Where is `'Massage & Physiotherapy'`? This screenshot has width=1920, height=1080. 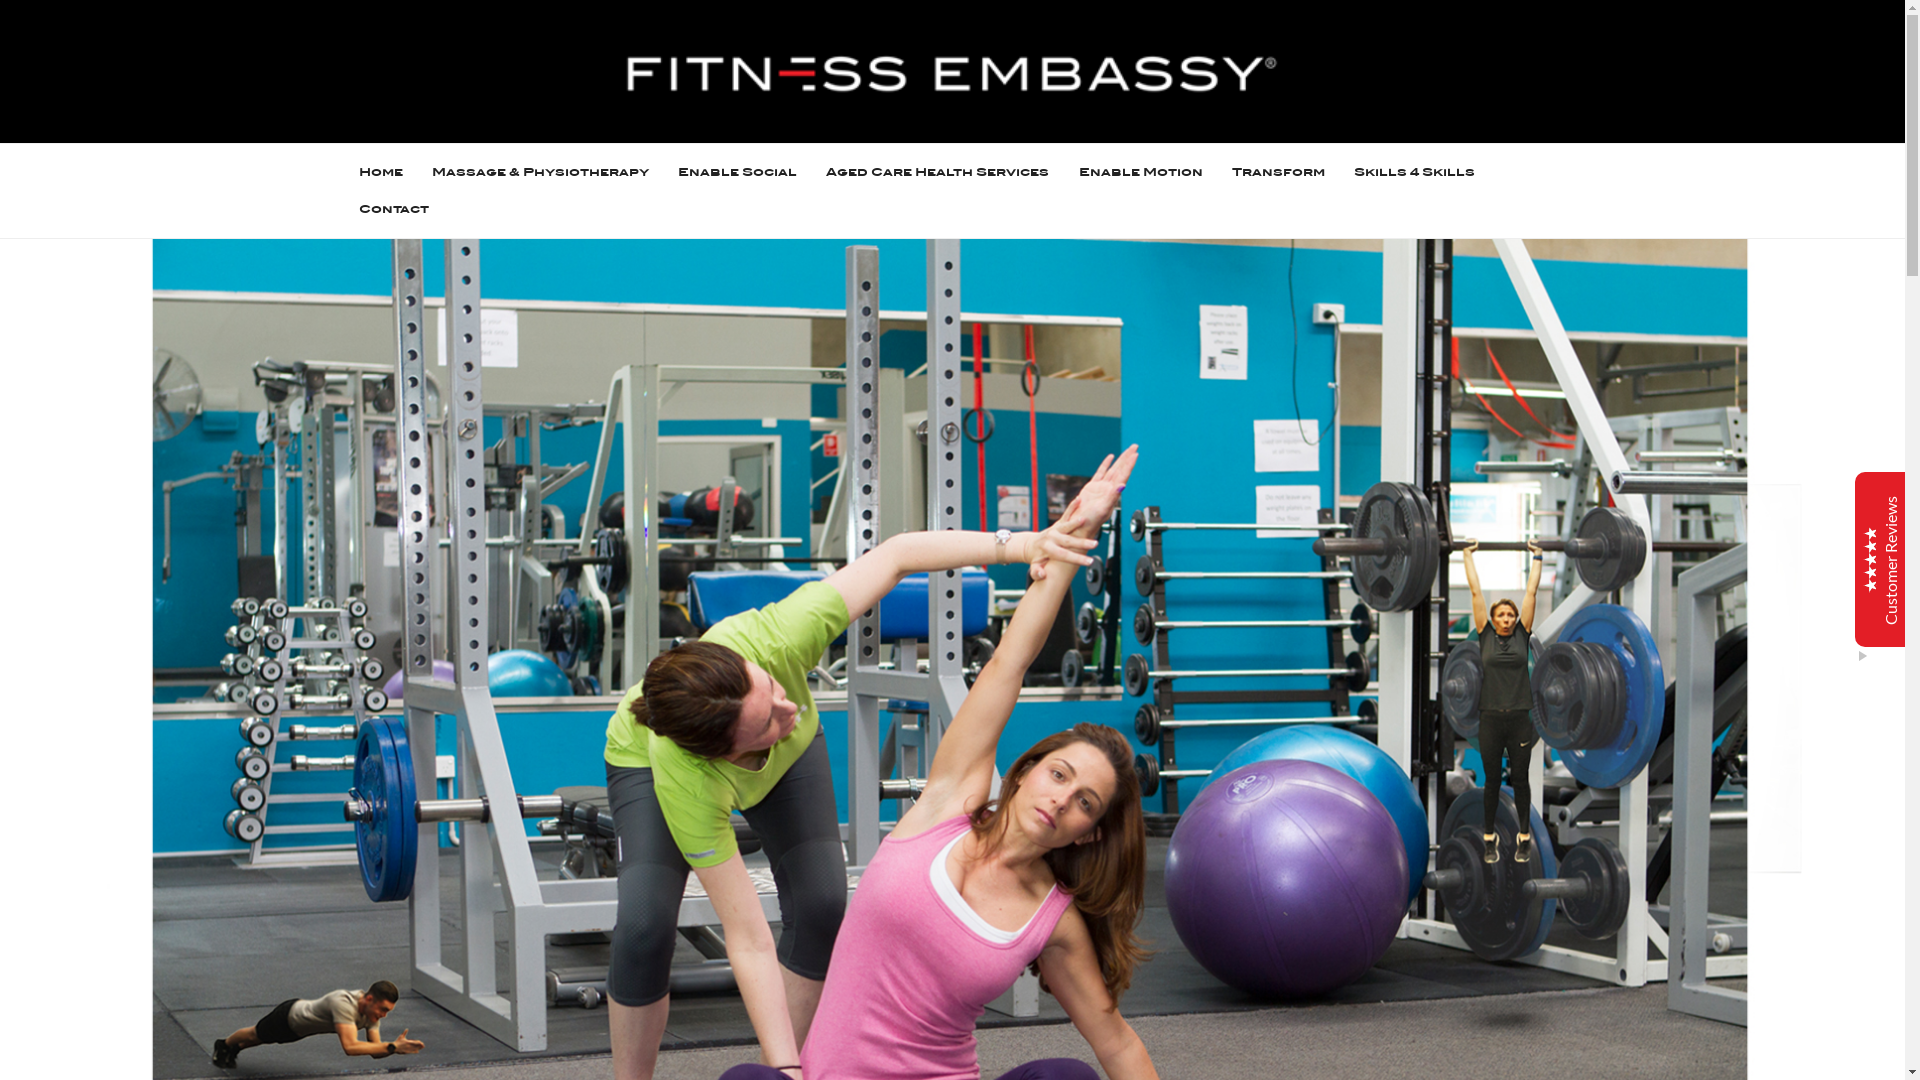 'Massage & Physiotherapy' is located at coordinates (540, 171).